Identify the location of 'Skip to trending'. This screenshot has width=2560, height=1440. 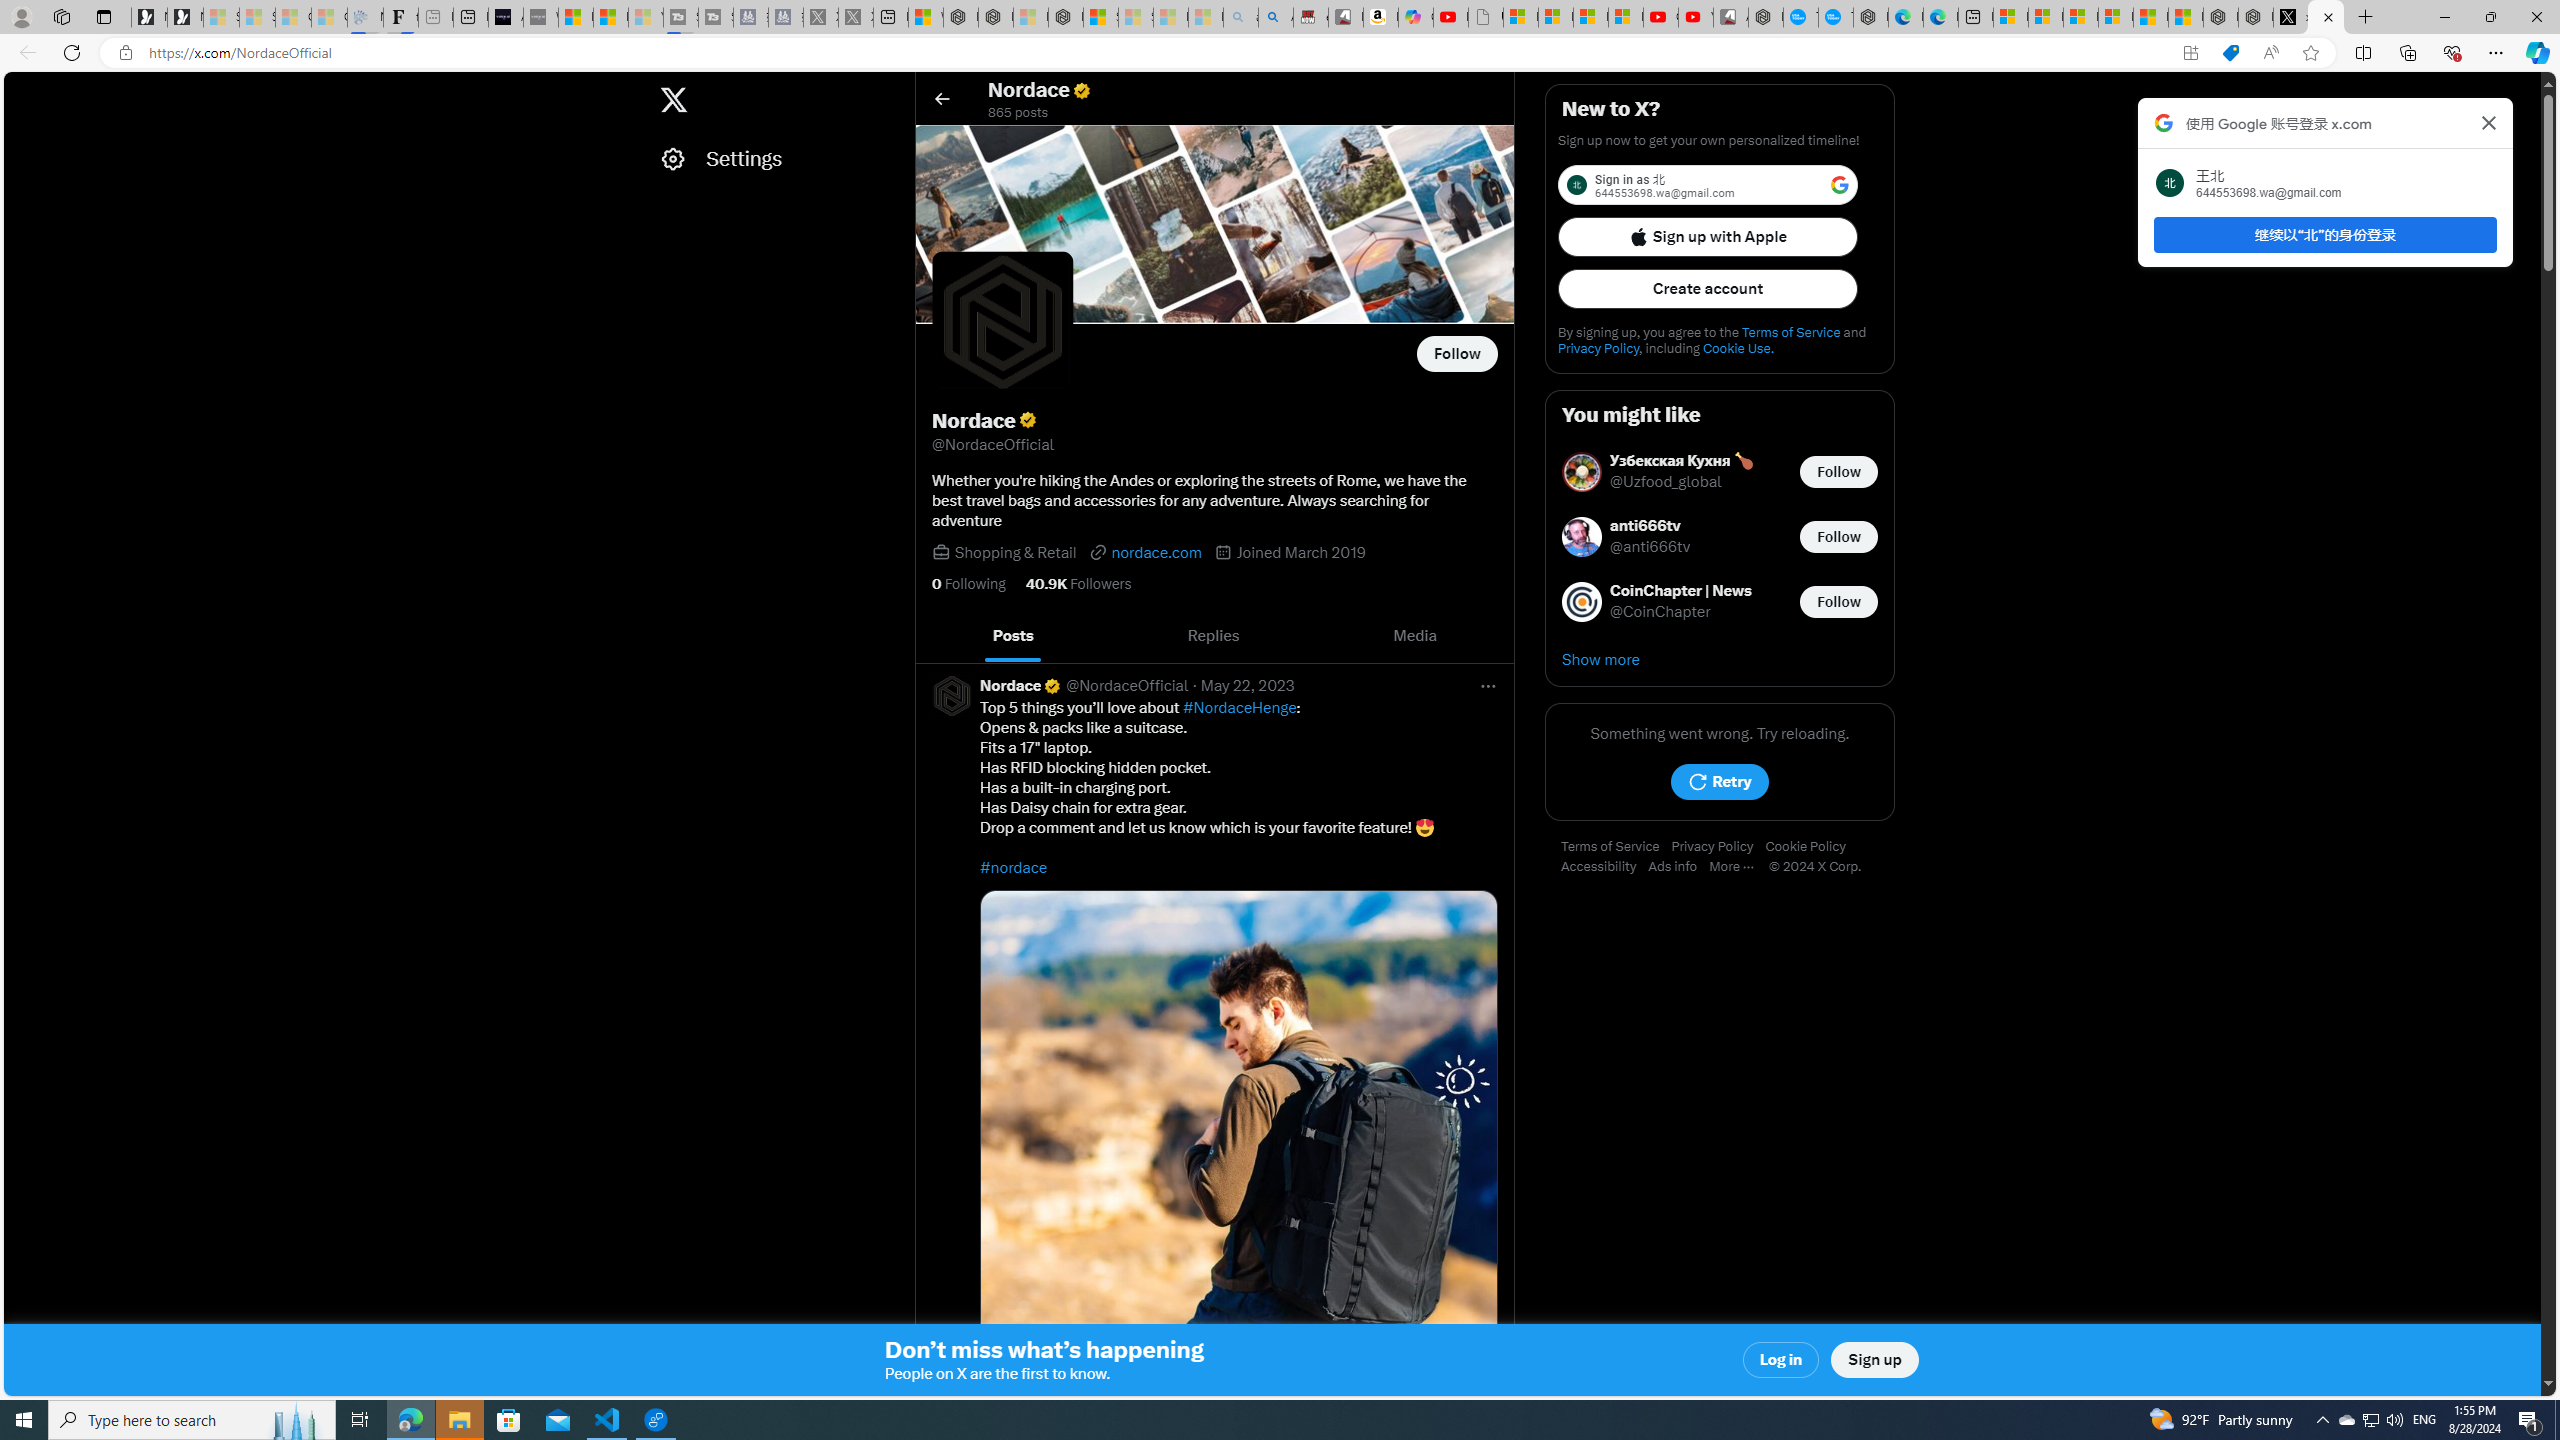
(23, 89).